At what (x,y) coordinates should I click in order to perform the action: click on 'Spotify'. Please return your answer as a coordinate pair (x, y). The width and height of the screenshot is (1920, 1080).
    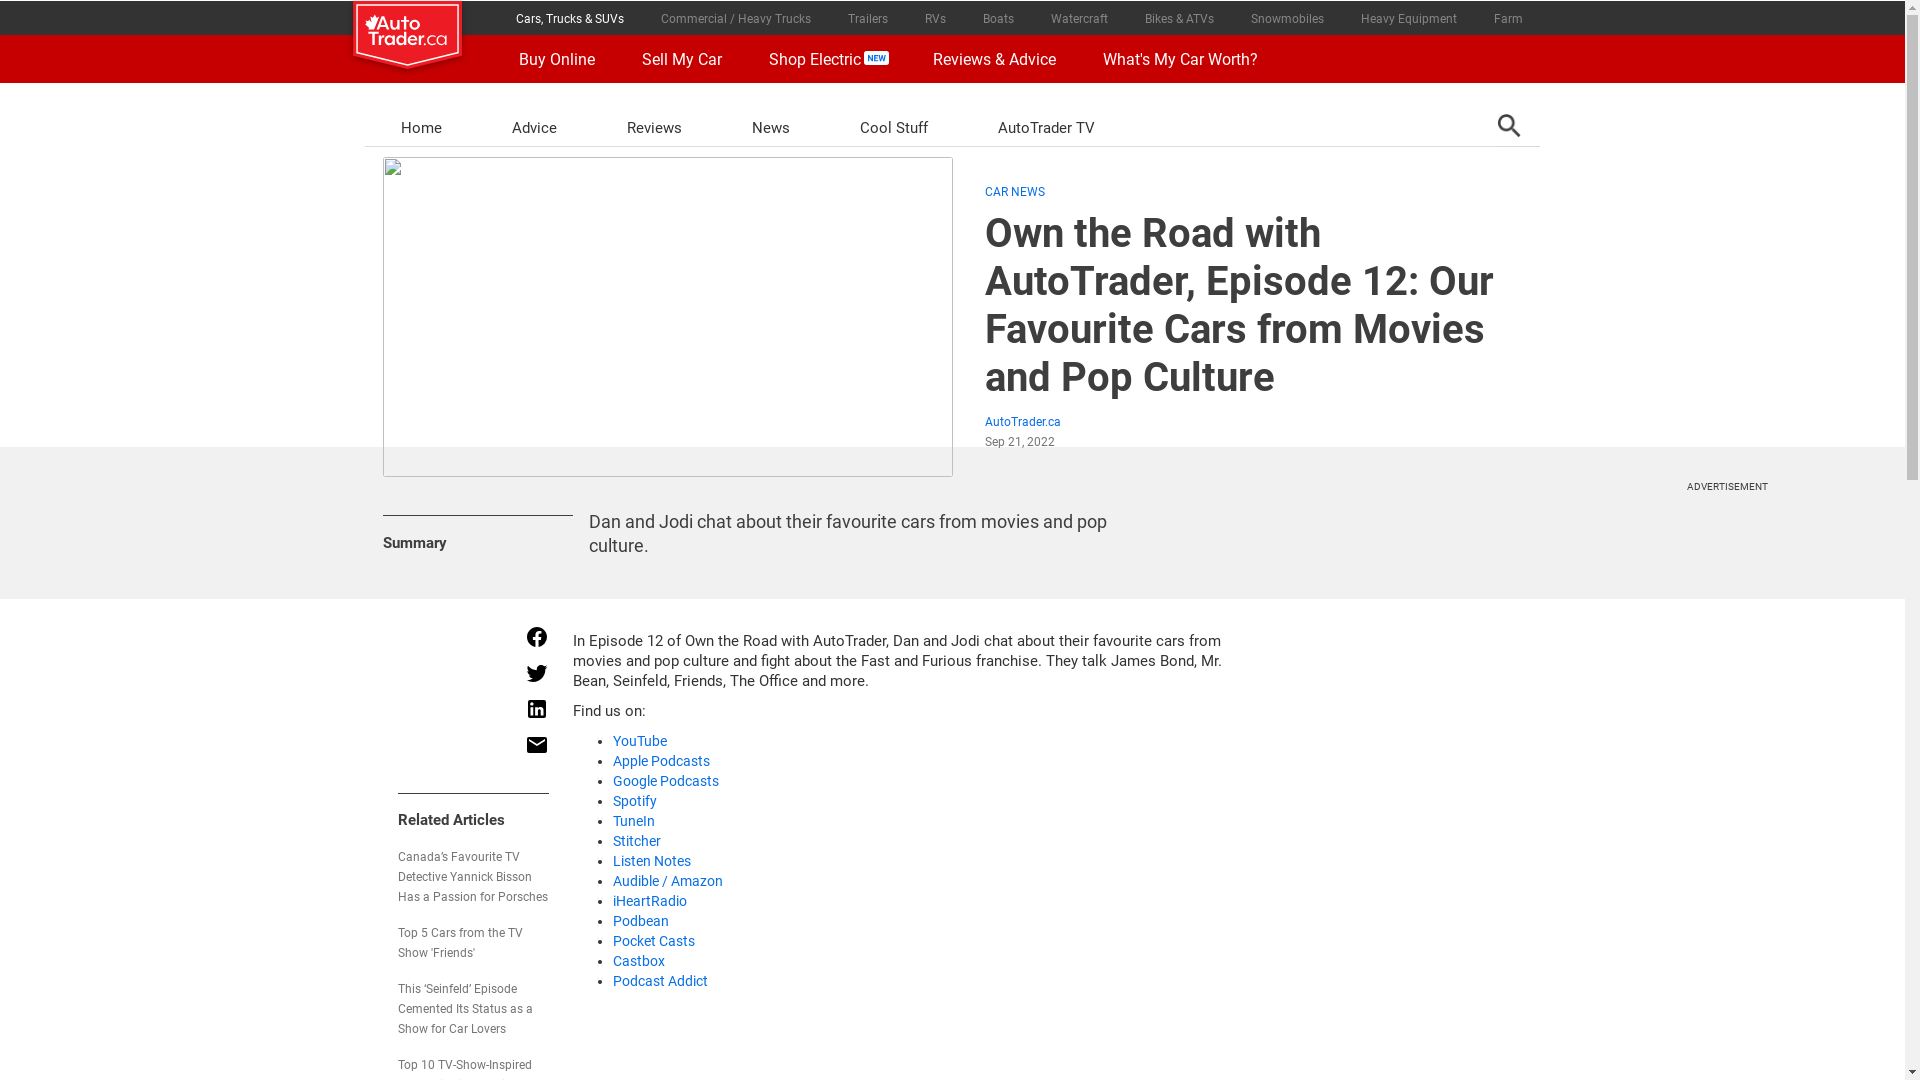
    Looking at the image, I should click on (632, 800).